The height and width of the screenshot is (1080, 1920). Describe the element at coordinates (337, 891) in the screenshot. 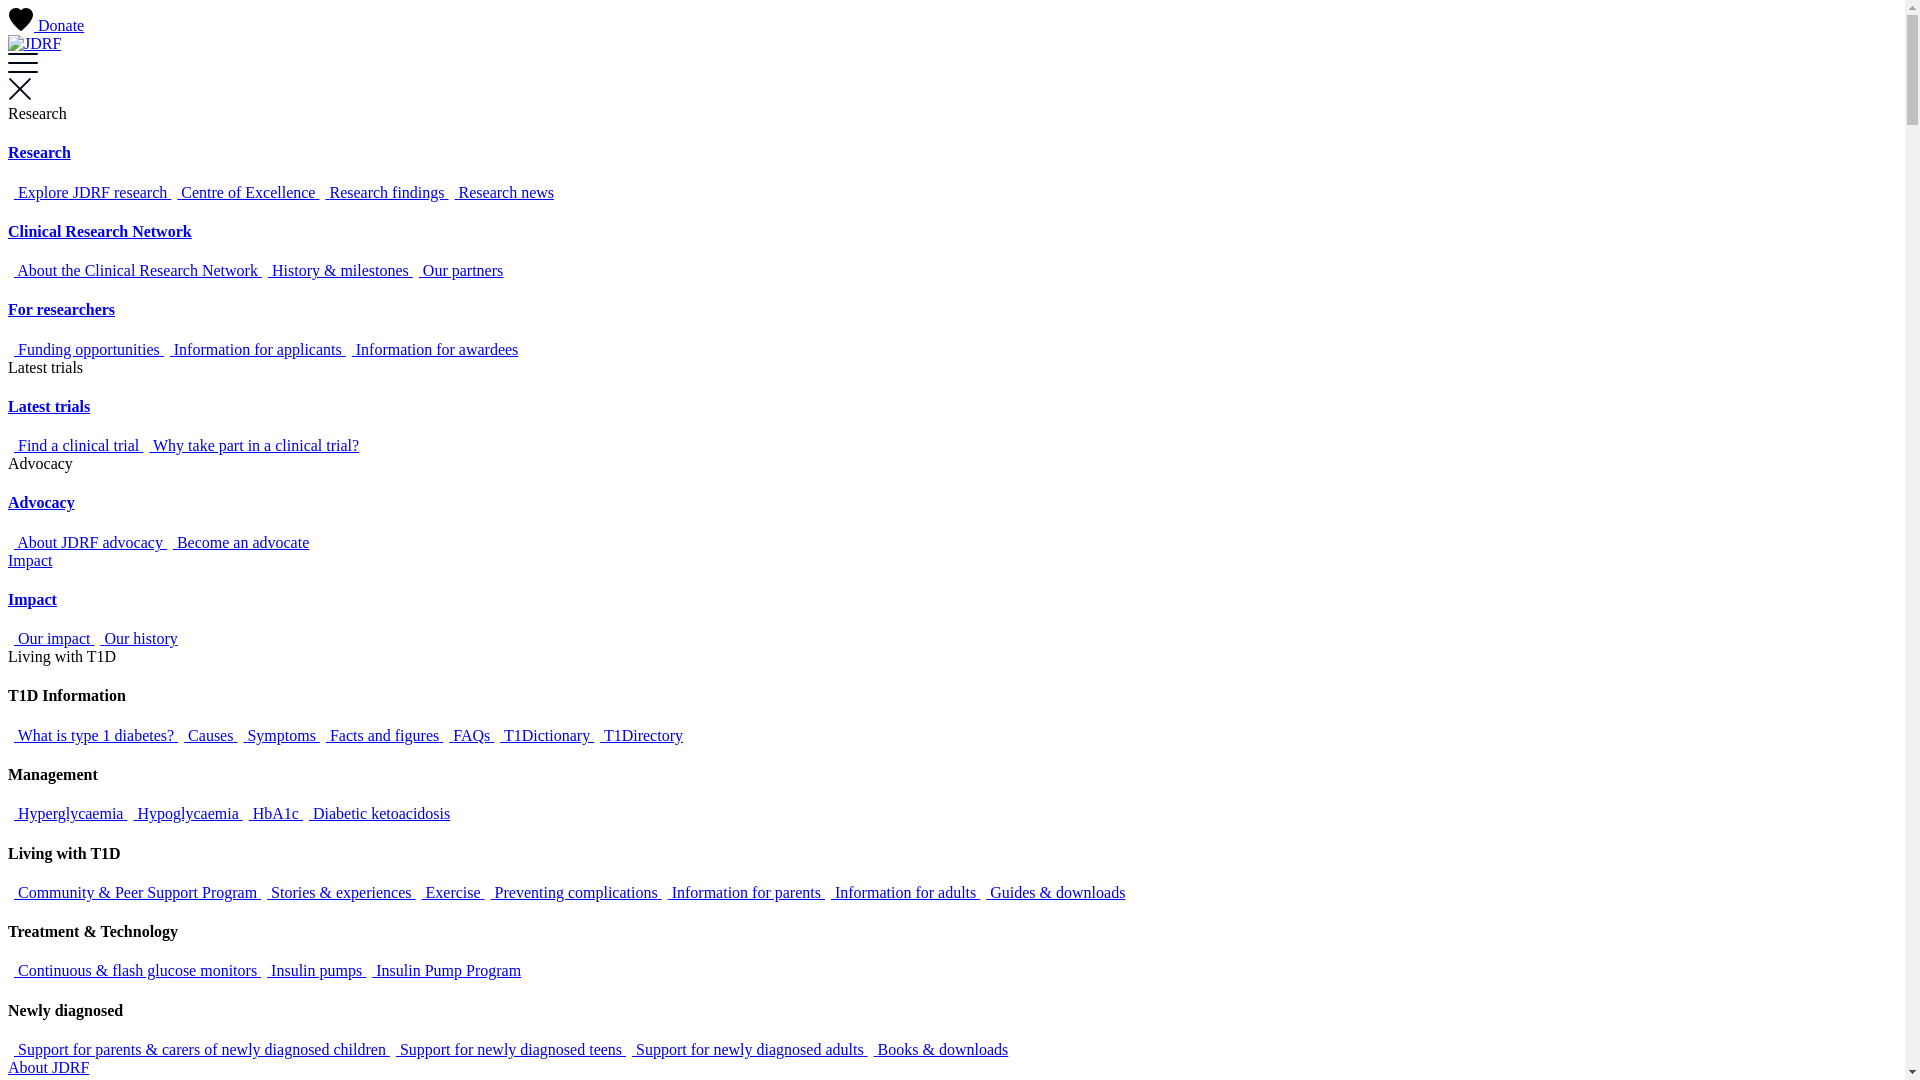

I see `'Stories & experiences'` at that location.